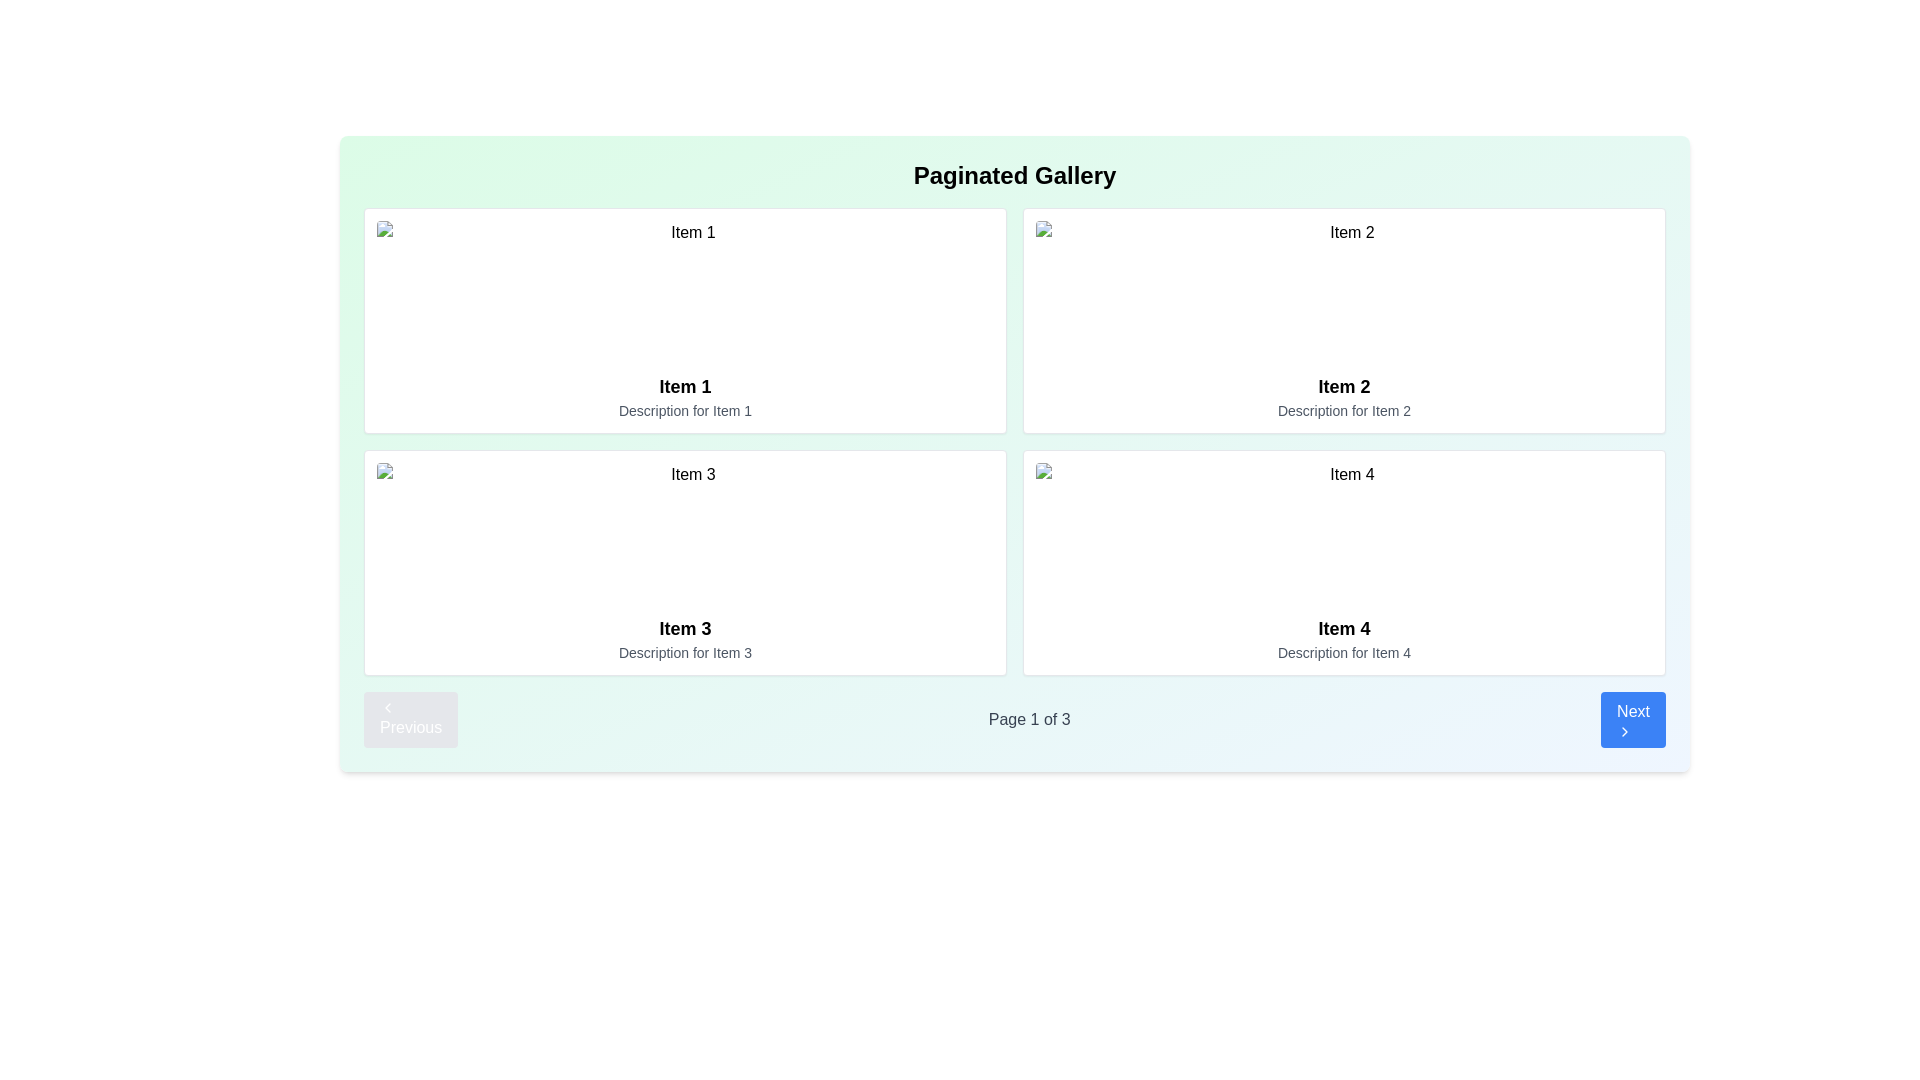 This screenshot has height=1080, width=1920. Describe the element at coordinates (1344, 652) in the screenshot. I see `the text field containing the phrase 'Description for Item 4', which is styled in a small gray font and located beneath the bolded title 'Item 4' in the bottom-right quadrant of the card grid` at that location.